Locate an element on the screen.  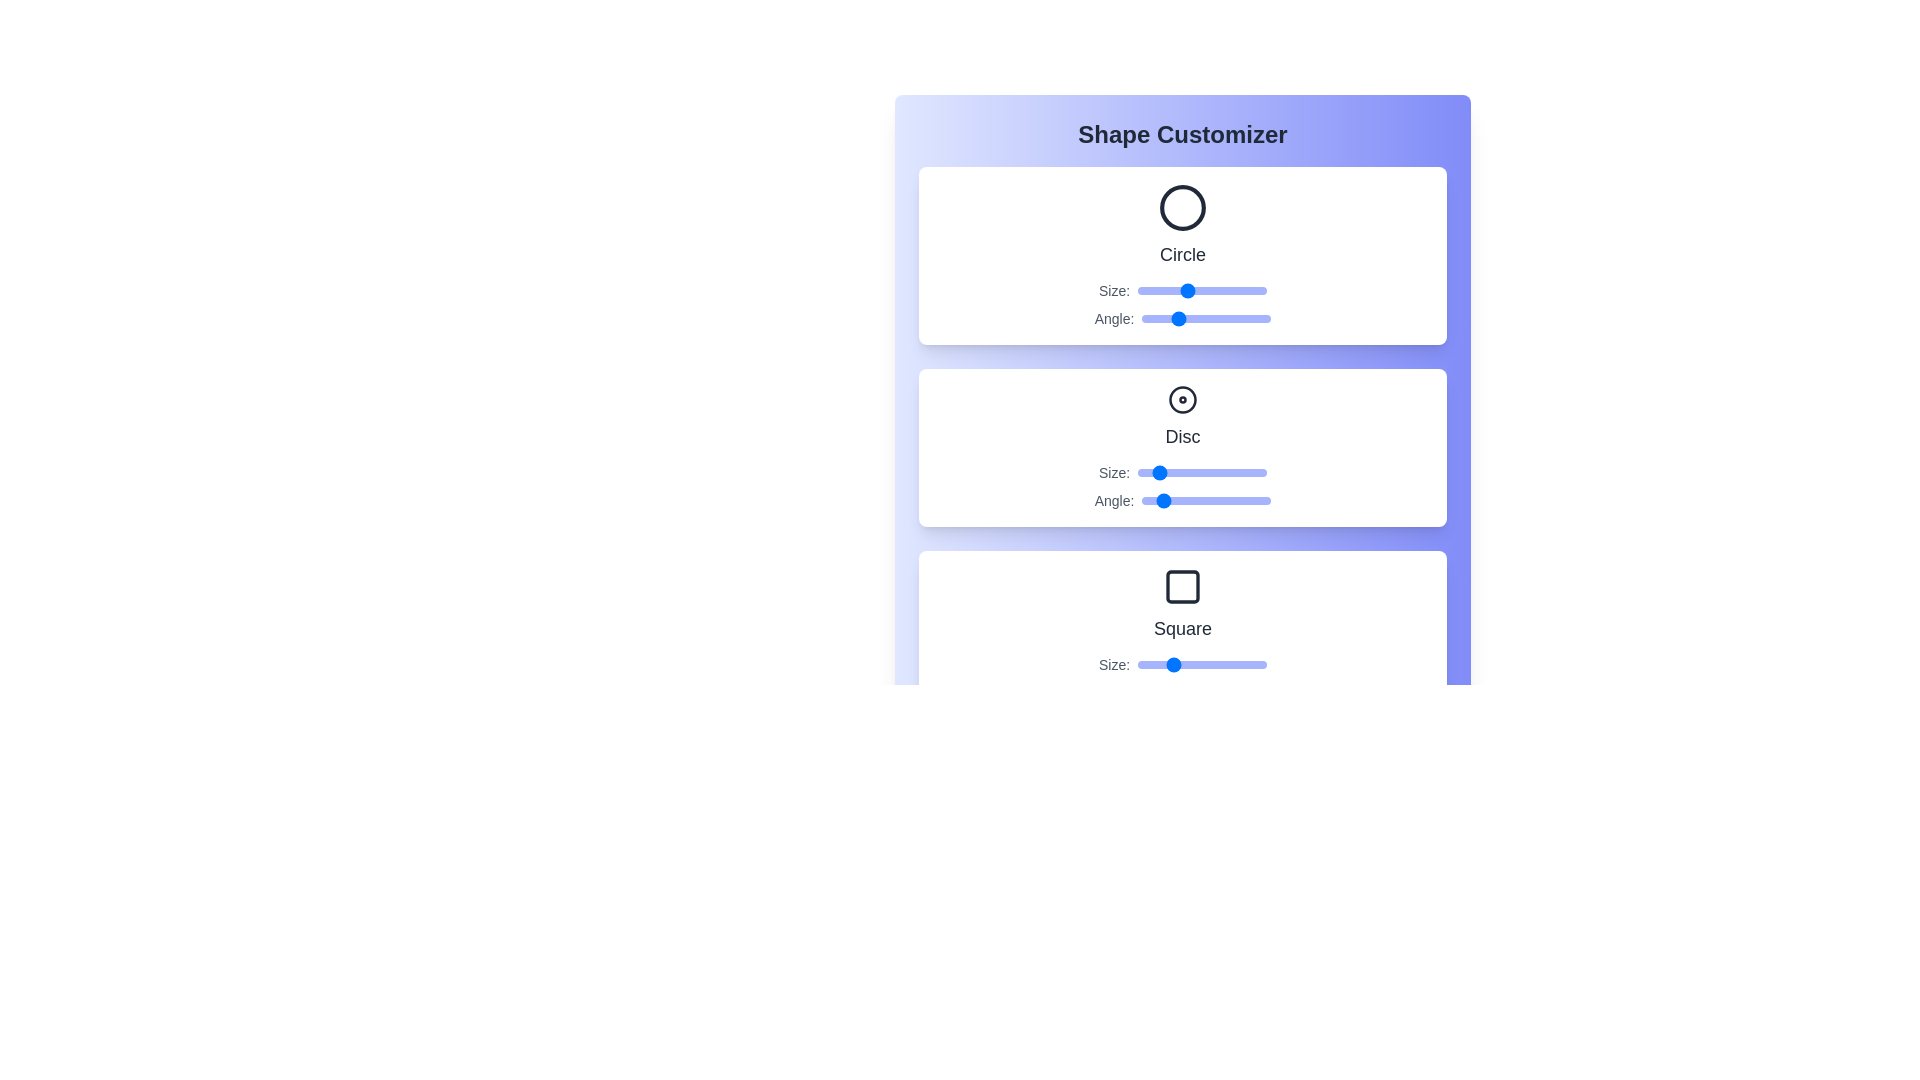
the size slider of the Square shape to 59 is located at coordinates (1200, 664).